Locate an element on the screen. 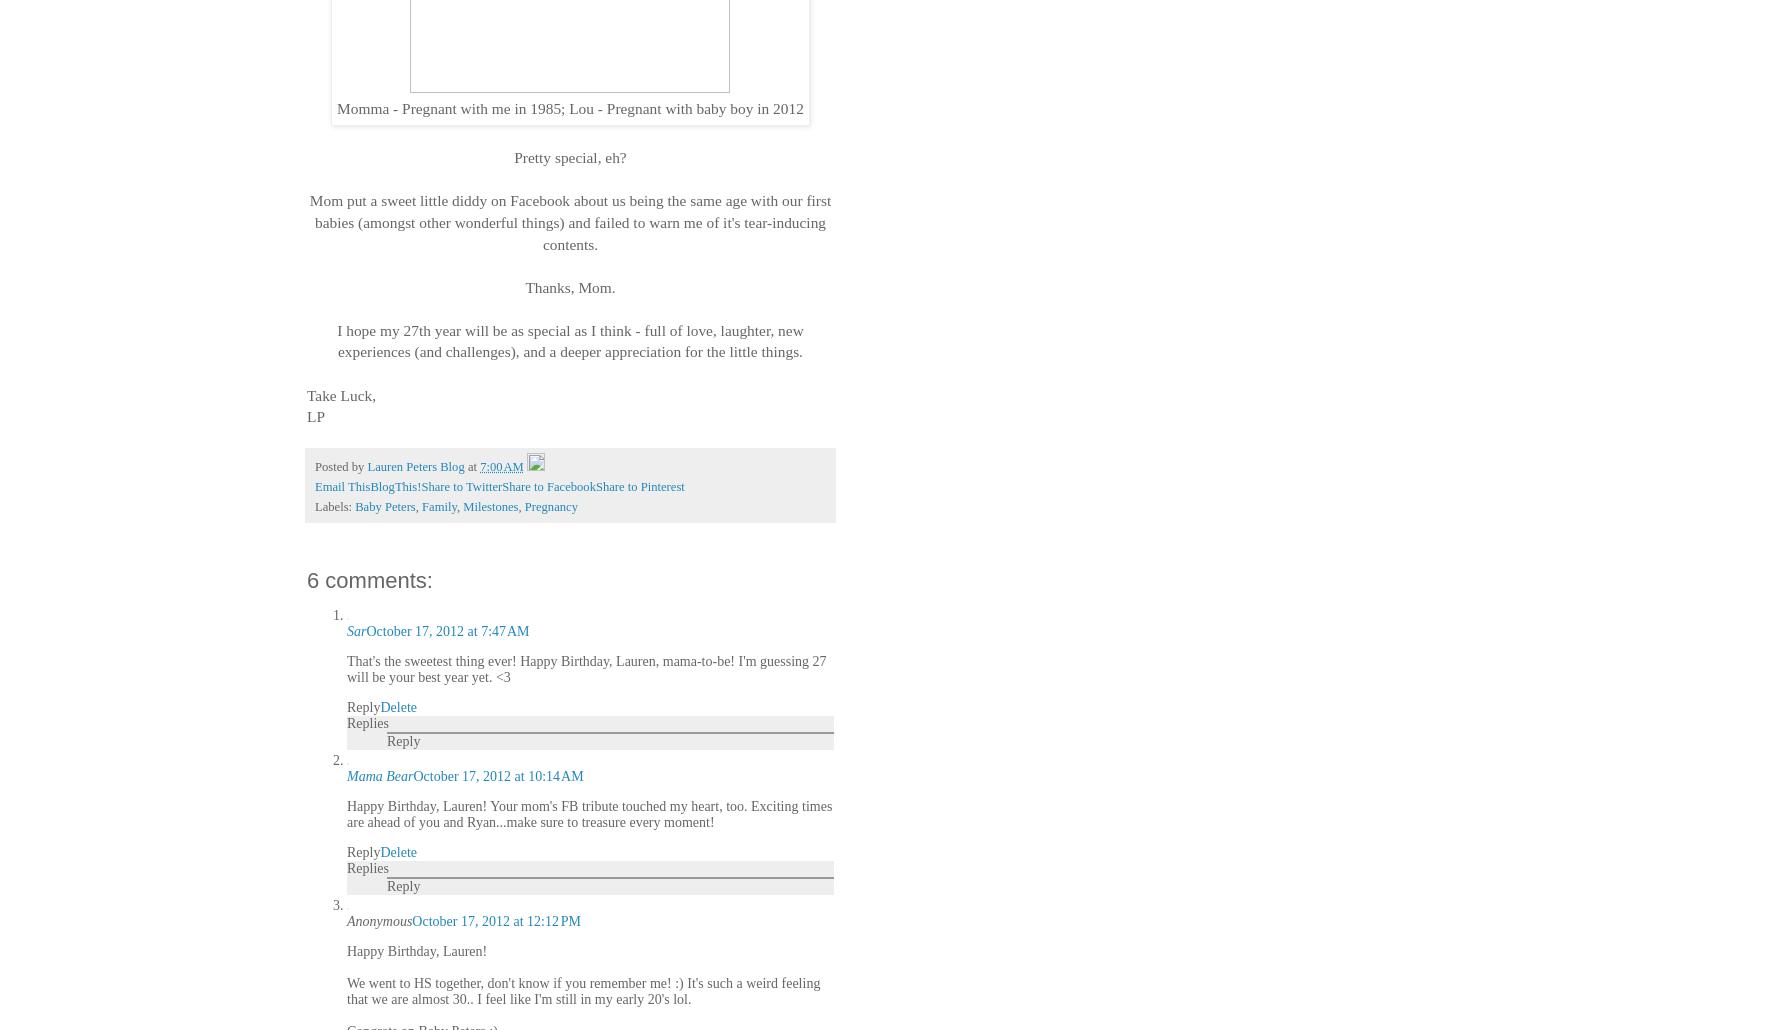  'Posted by' is located at coordinates (340, 464).